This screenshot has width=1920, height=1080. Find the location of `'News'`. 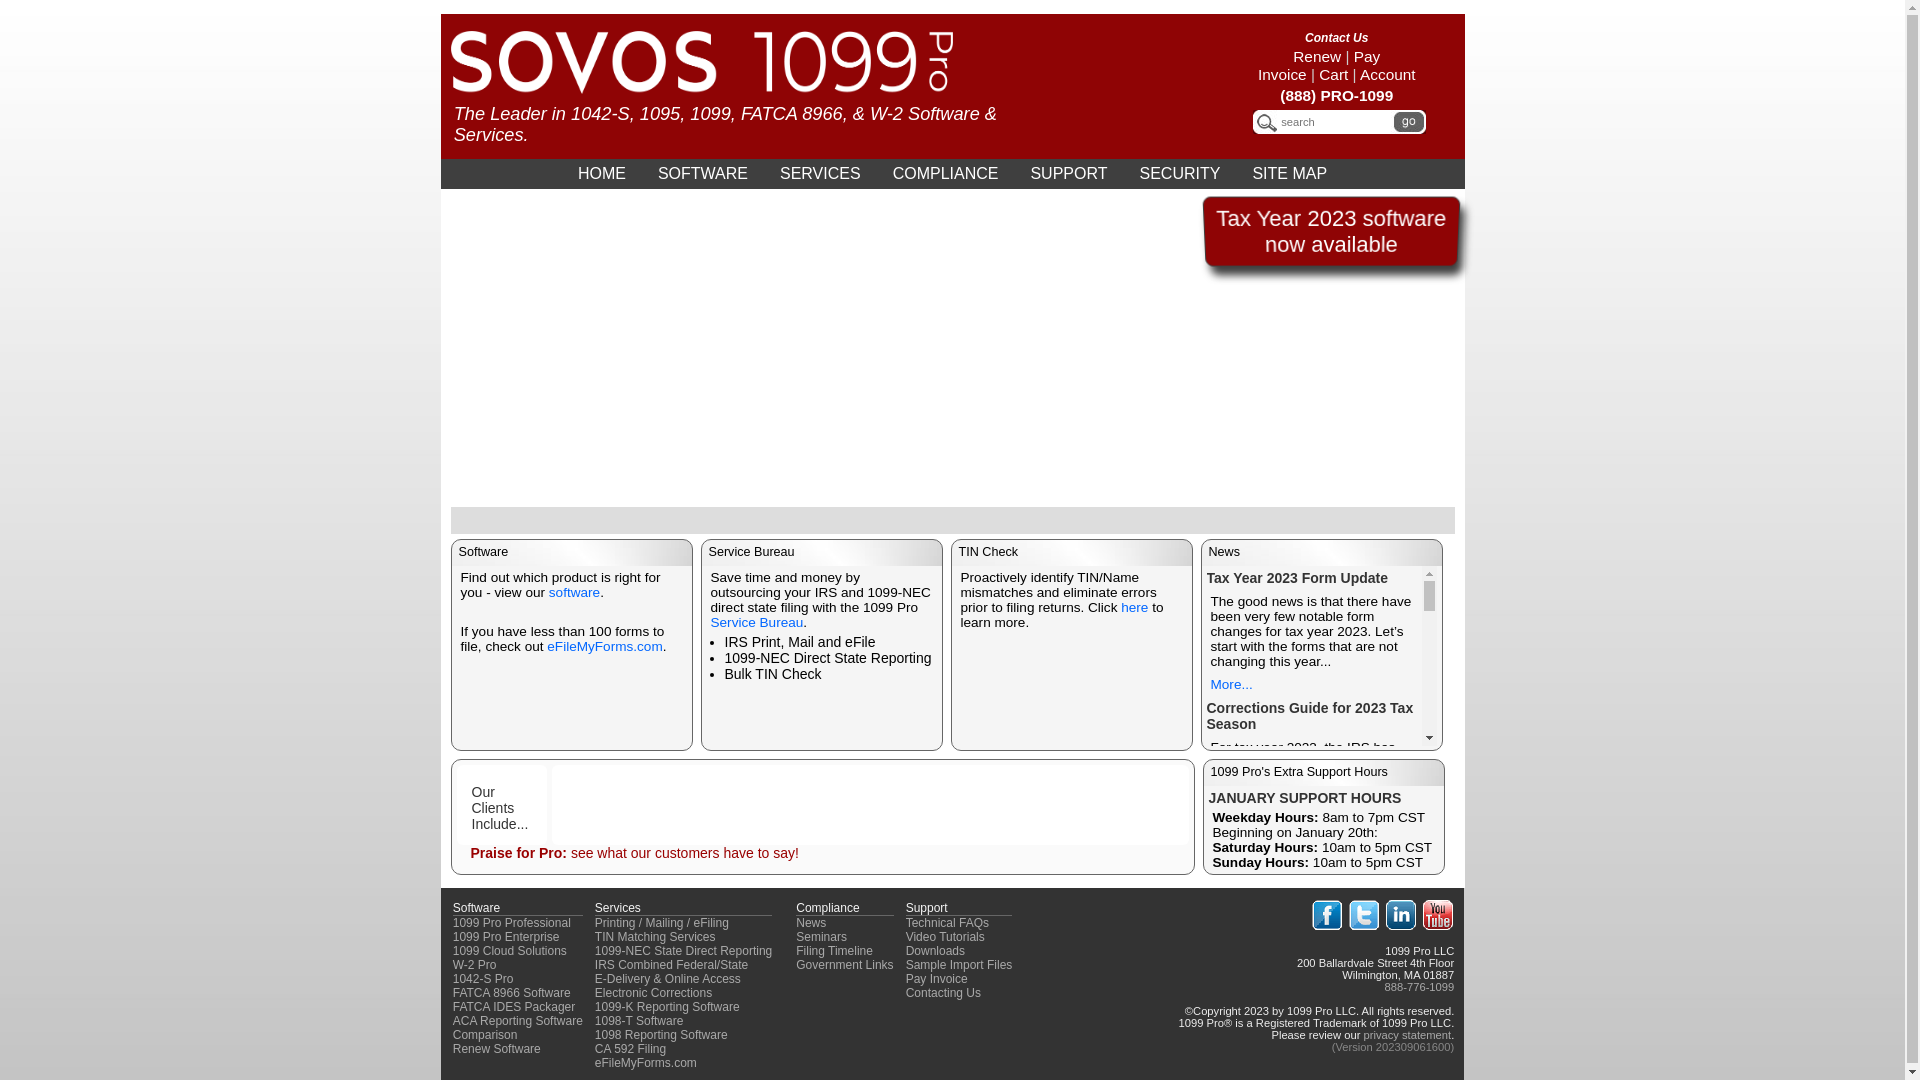

'News' is located at coordinates (811, 922).